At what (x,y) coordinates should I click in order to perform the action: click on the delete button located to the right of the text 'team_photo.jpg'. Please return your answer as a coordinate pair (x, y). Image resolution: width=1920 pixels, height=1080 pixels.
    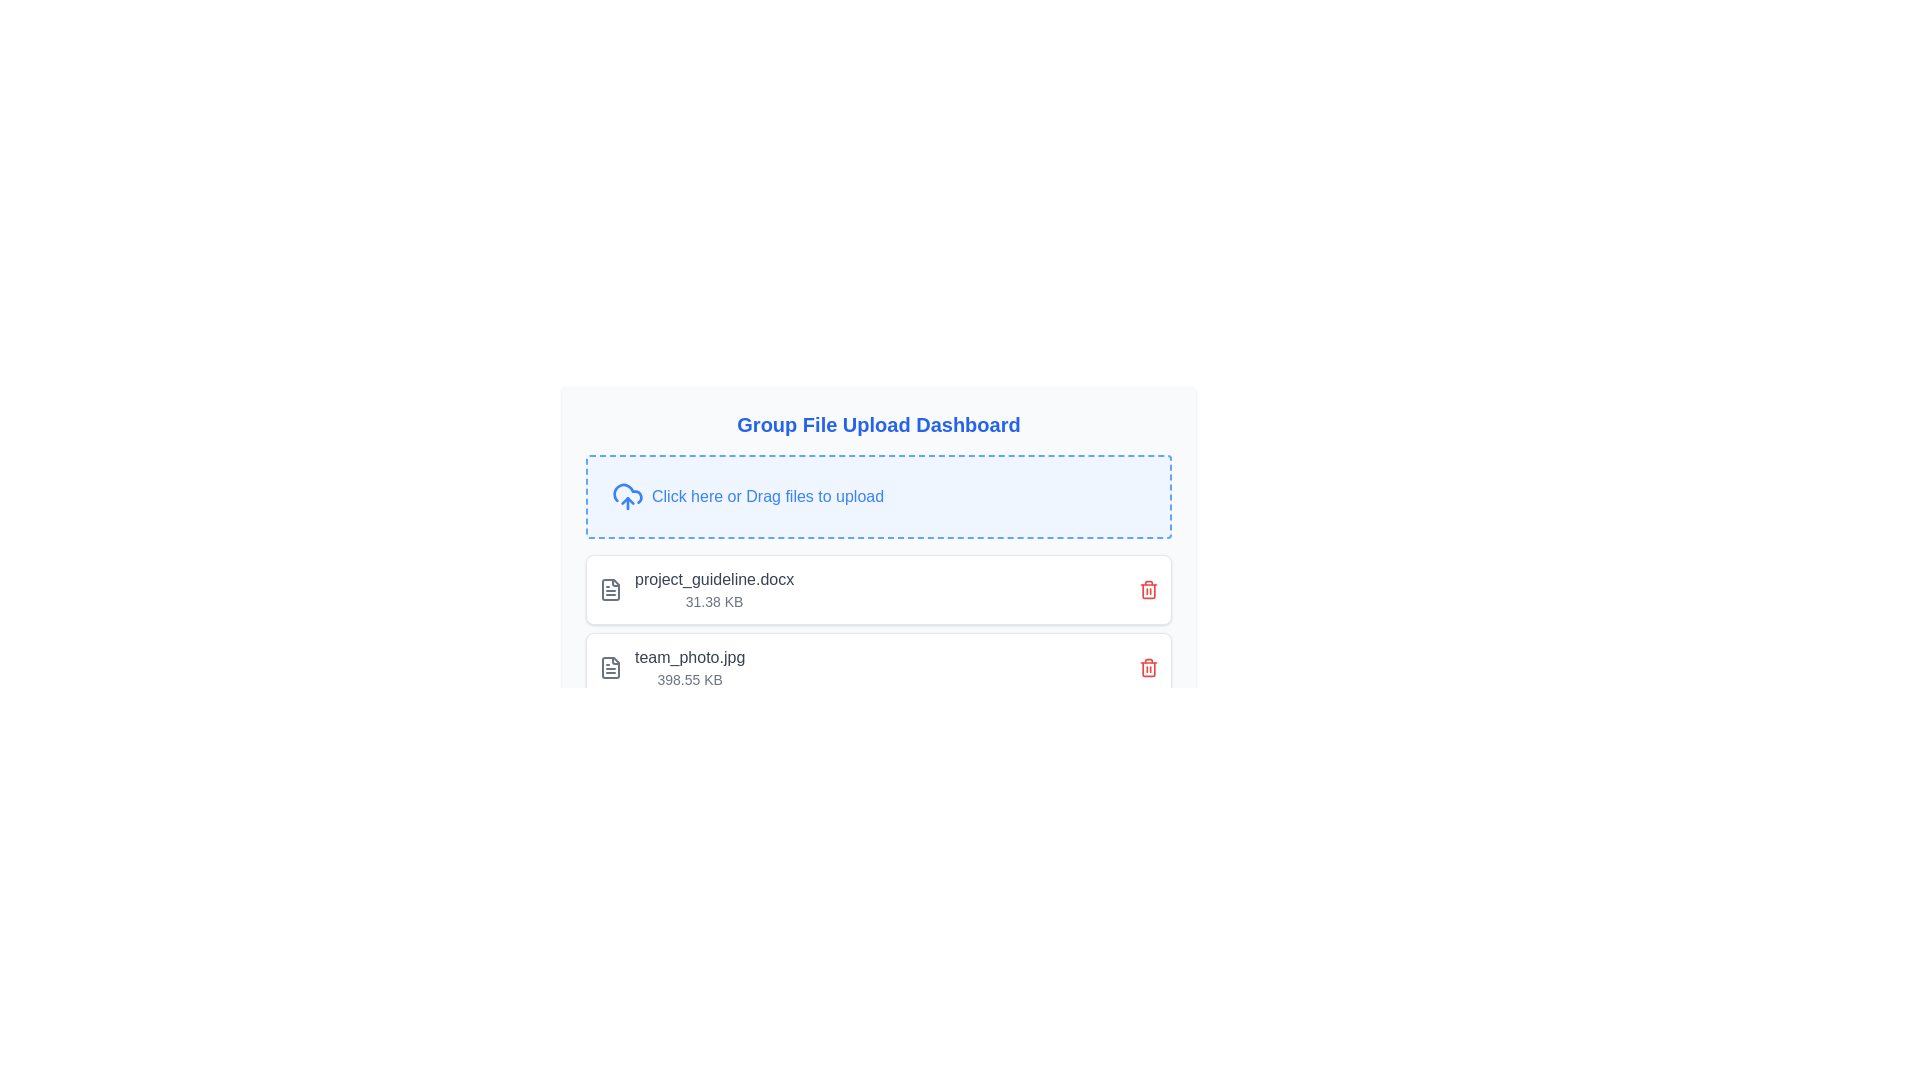
    Looking at the image, I should click on (1148, 667).